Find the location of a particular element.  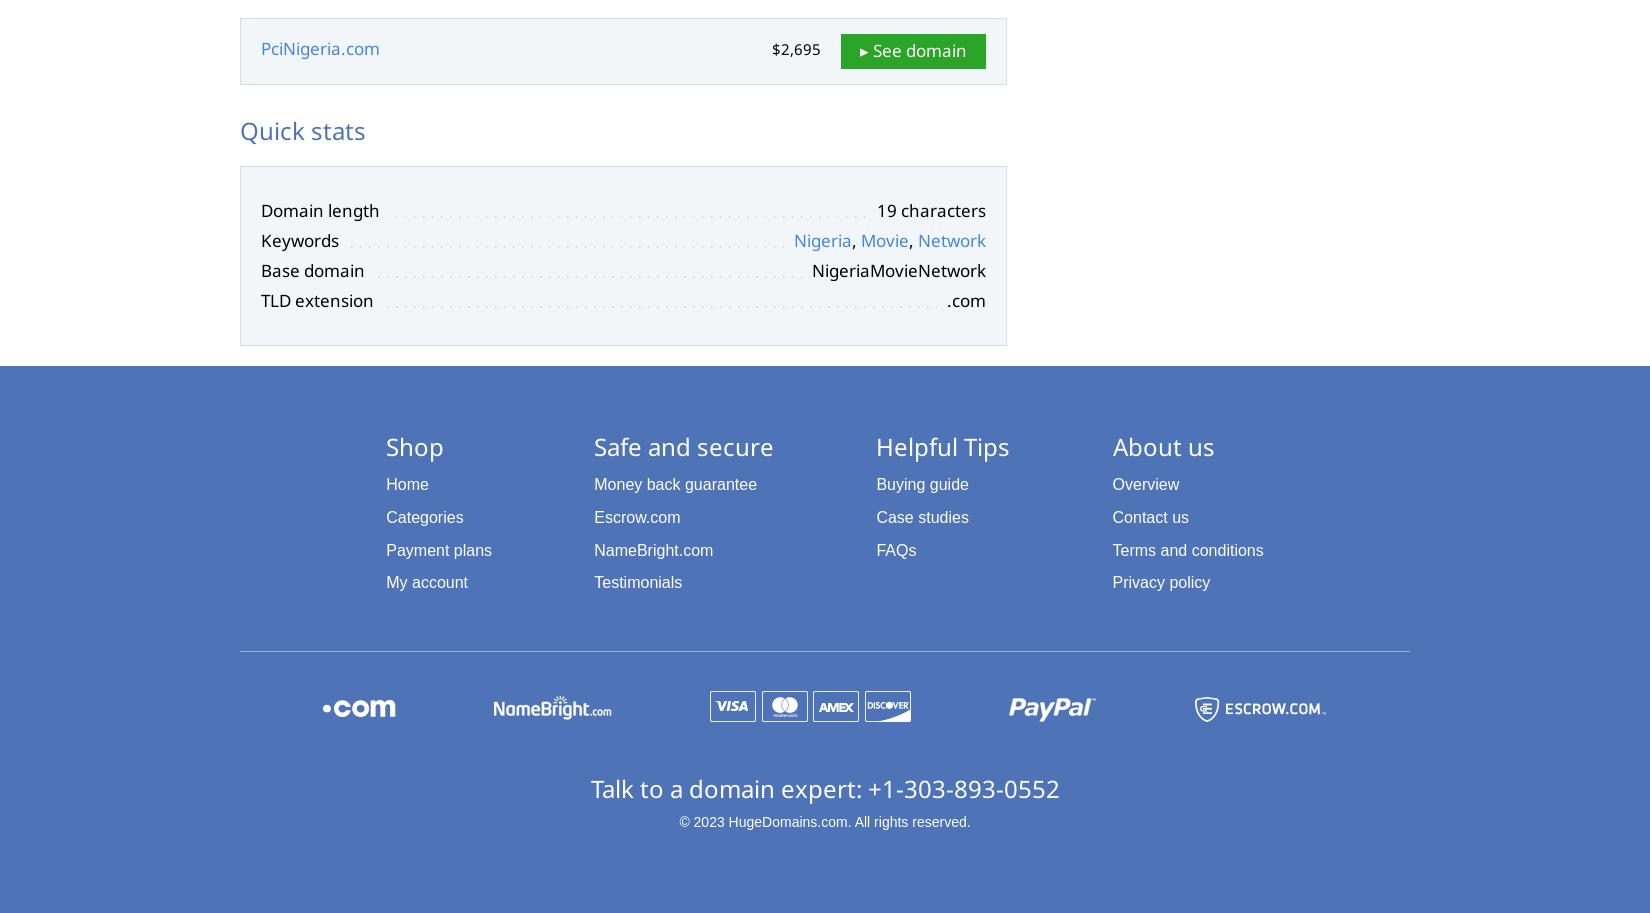

'Network' is located at coordinates (952, 239).